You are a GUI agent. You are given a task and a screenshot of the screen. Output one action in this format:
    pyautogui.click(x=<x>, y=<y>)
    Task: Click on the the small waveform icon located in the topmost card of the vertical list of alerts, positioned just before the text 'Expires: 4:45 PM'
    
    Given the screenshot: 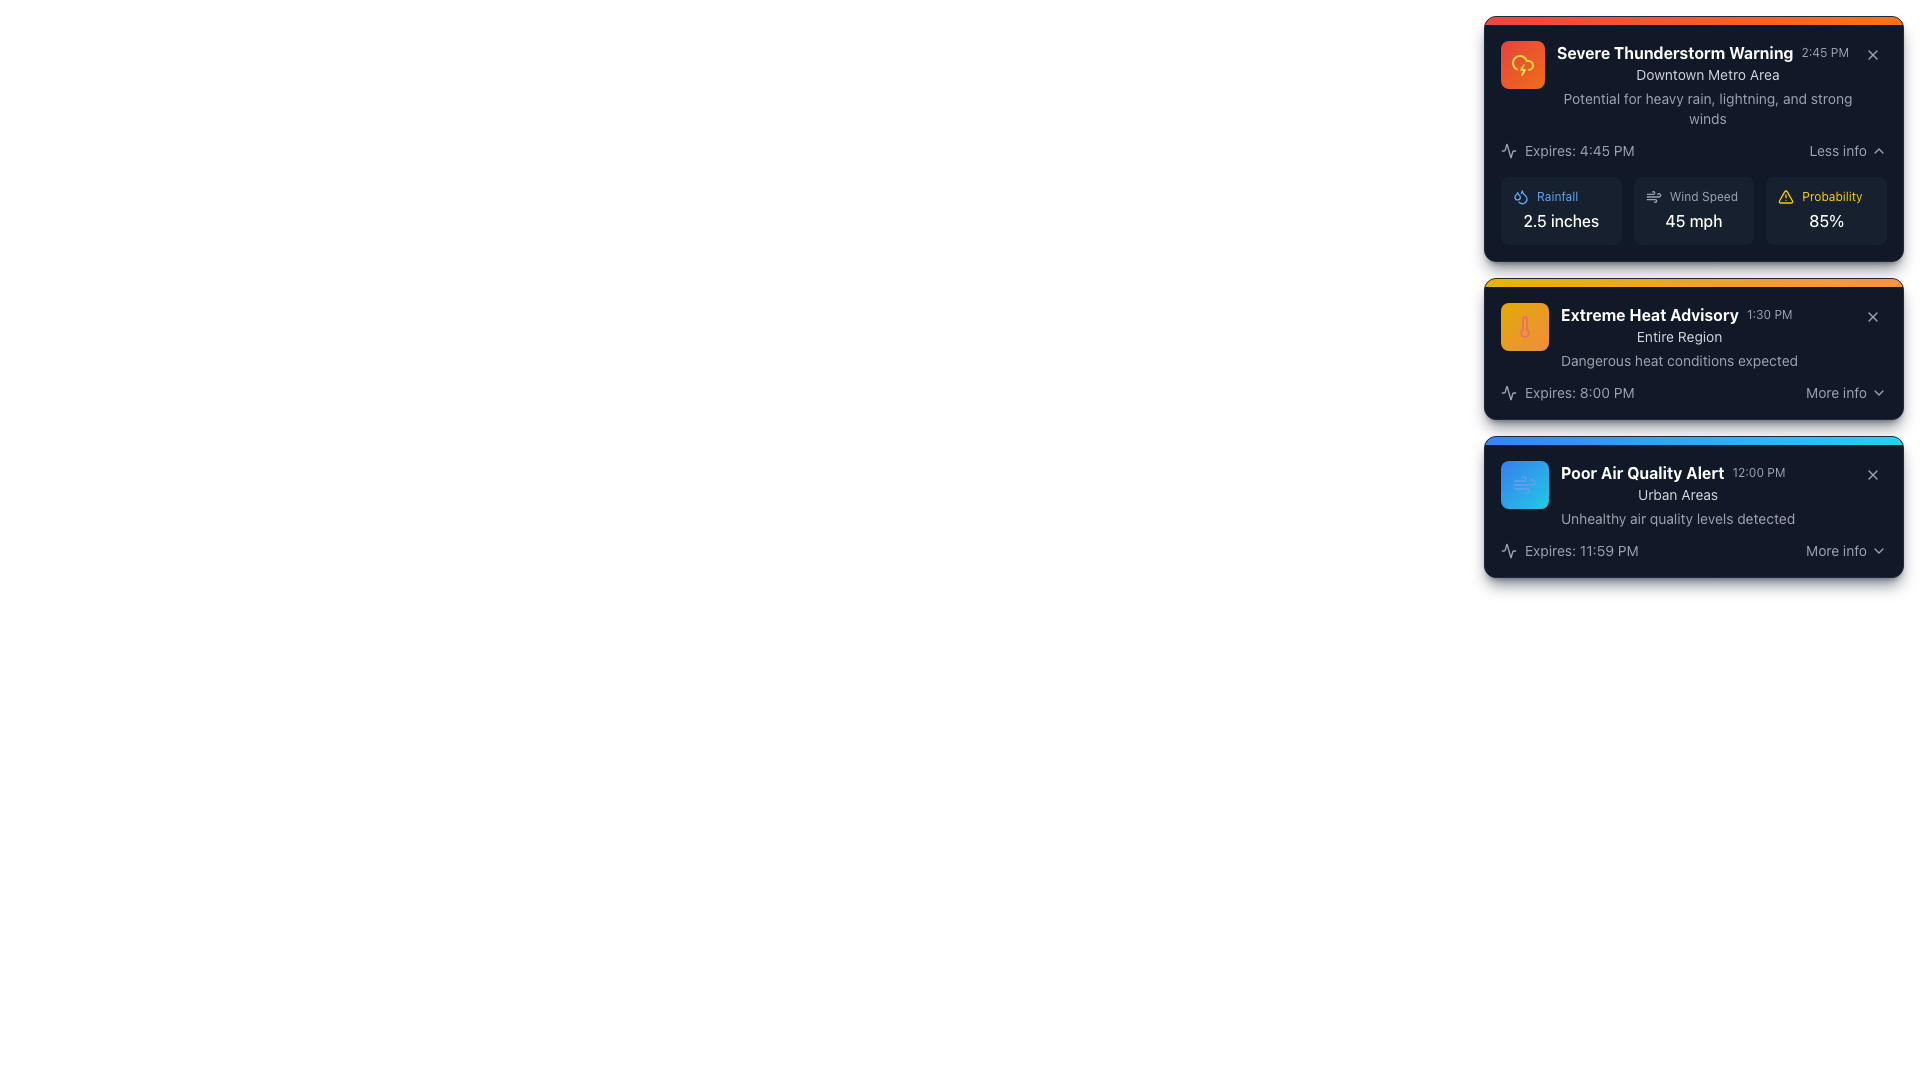 What is the action you would take?
    pyautogui.click(x=1508, y=149)
    